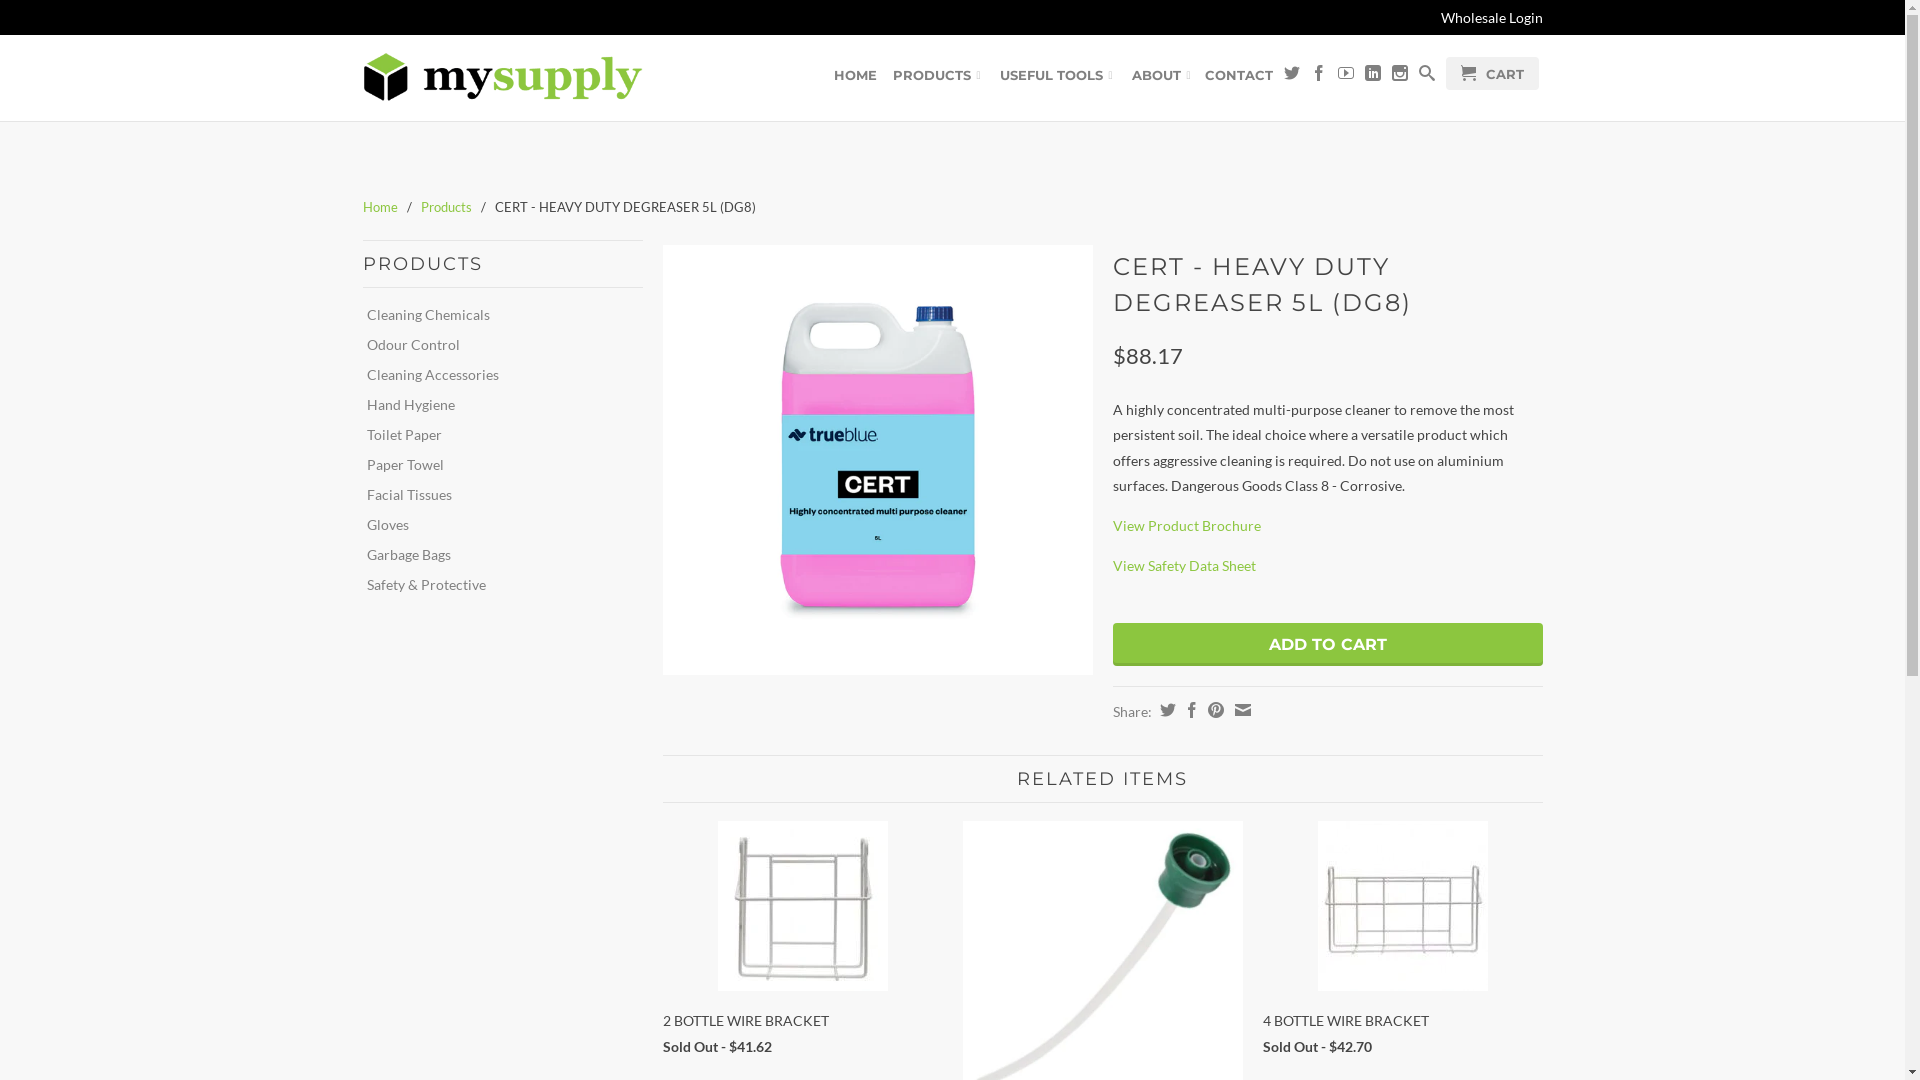  Describe the element at coordinates (1228, 708) in the screenshot. I see `'Email this to a friend'` at that location.